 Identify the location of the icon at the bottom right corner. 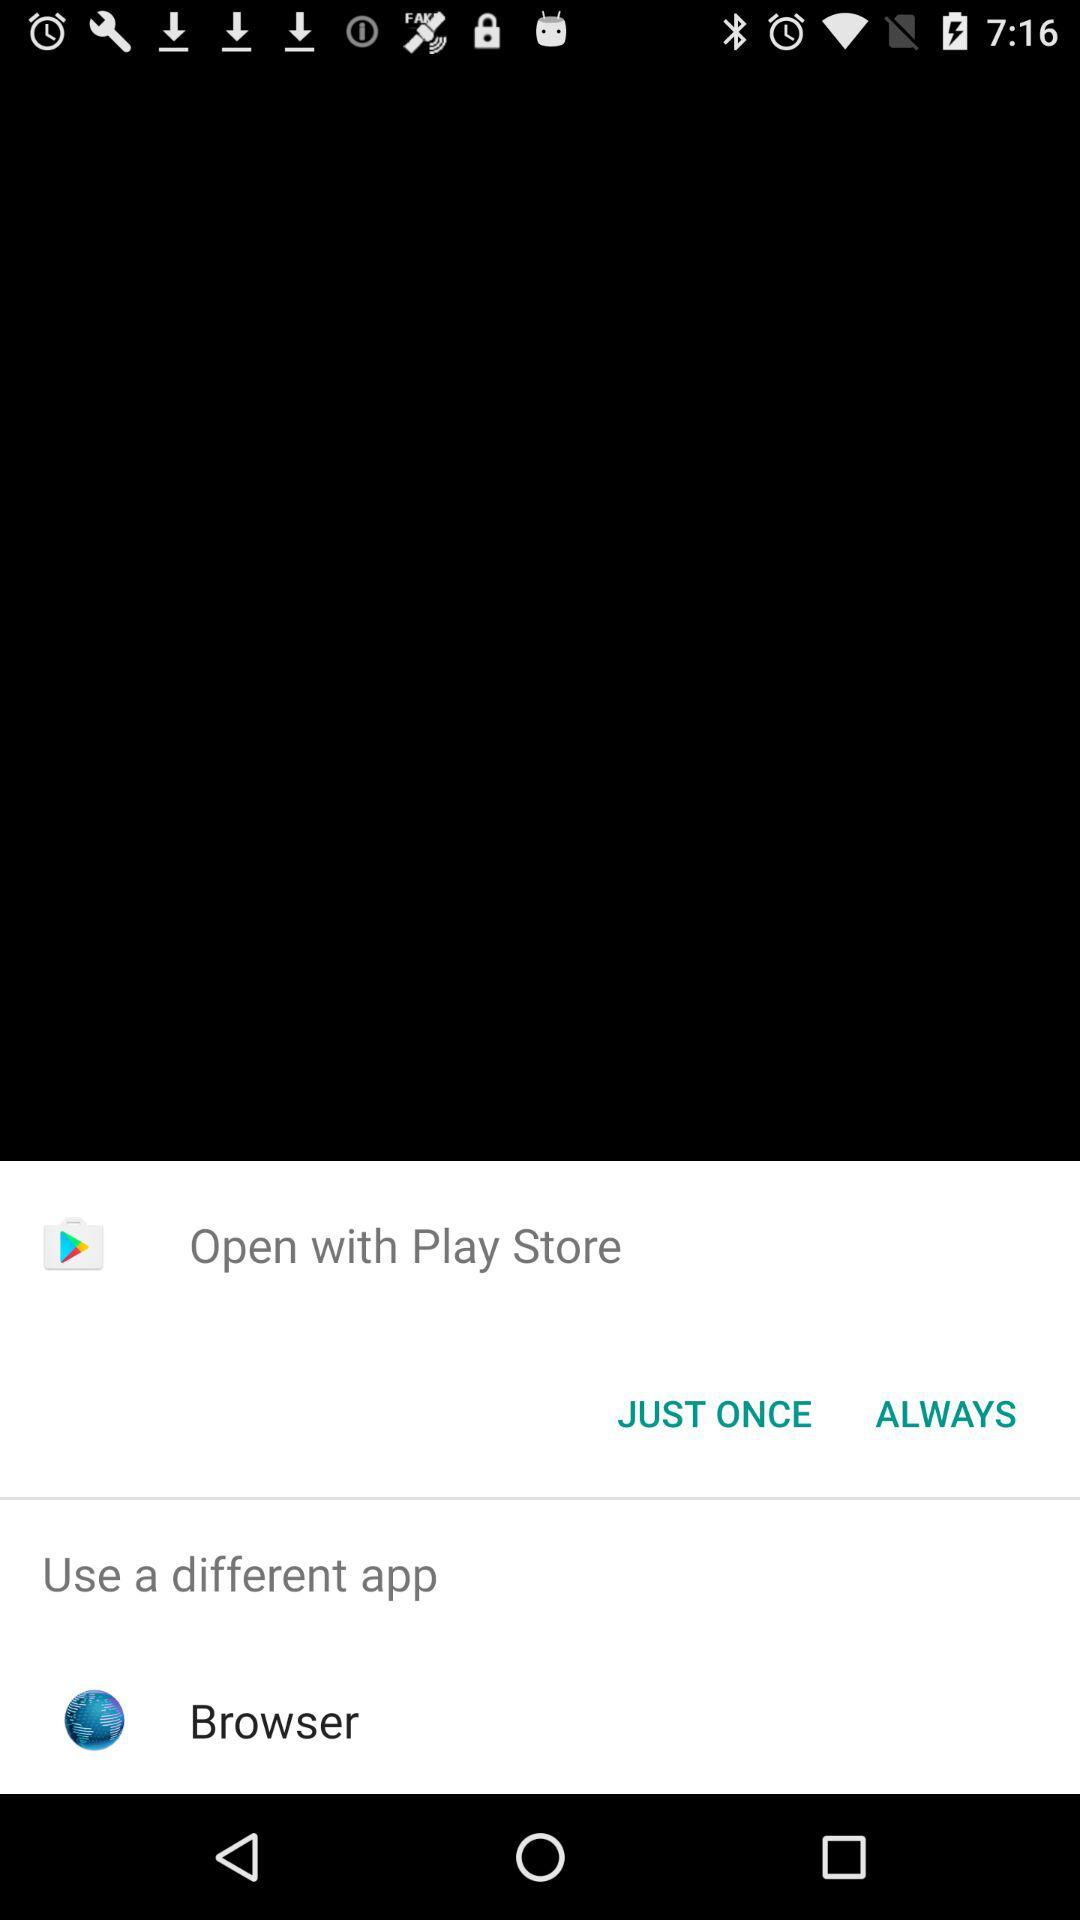
(945, 1411).